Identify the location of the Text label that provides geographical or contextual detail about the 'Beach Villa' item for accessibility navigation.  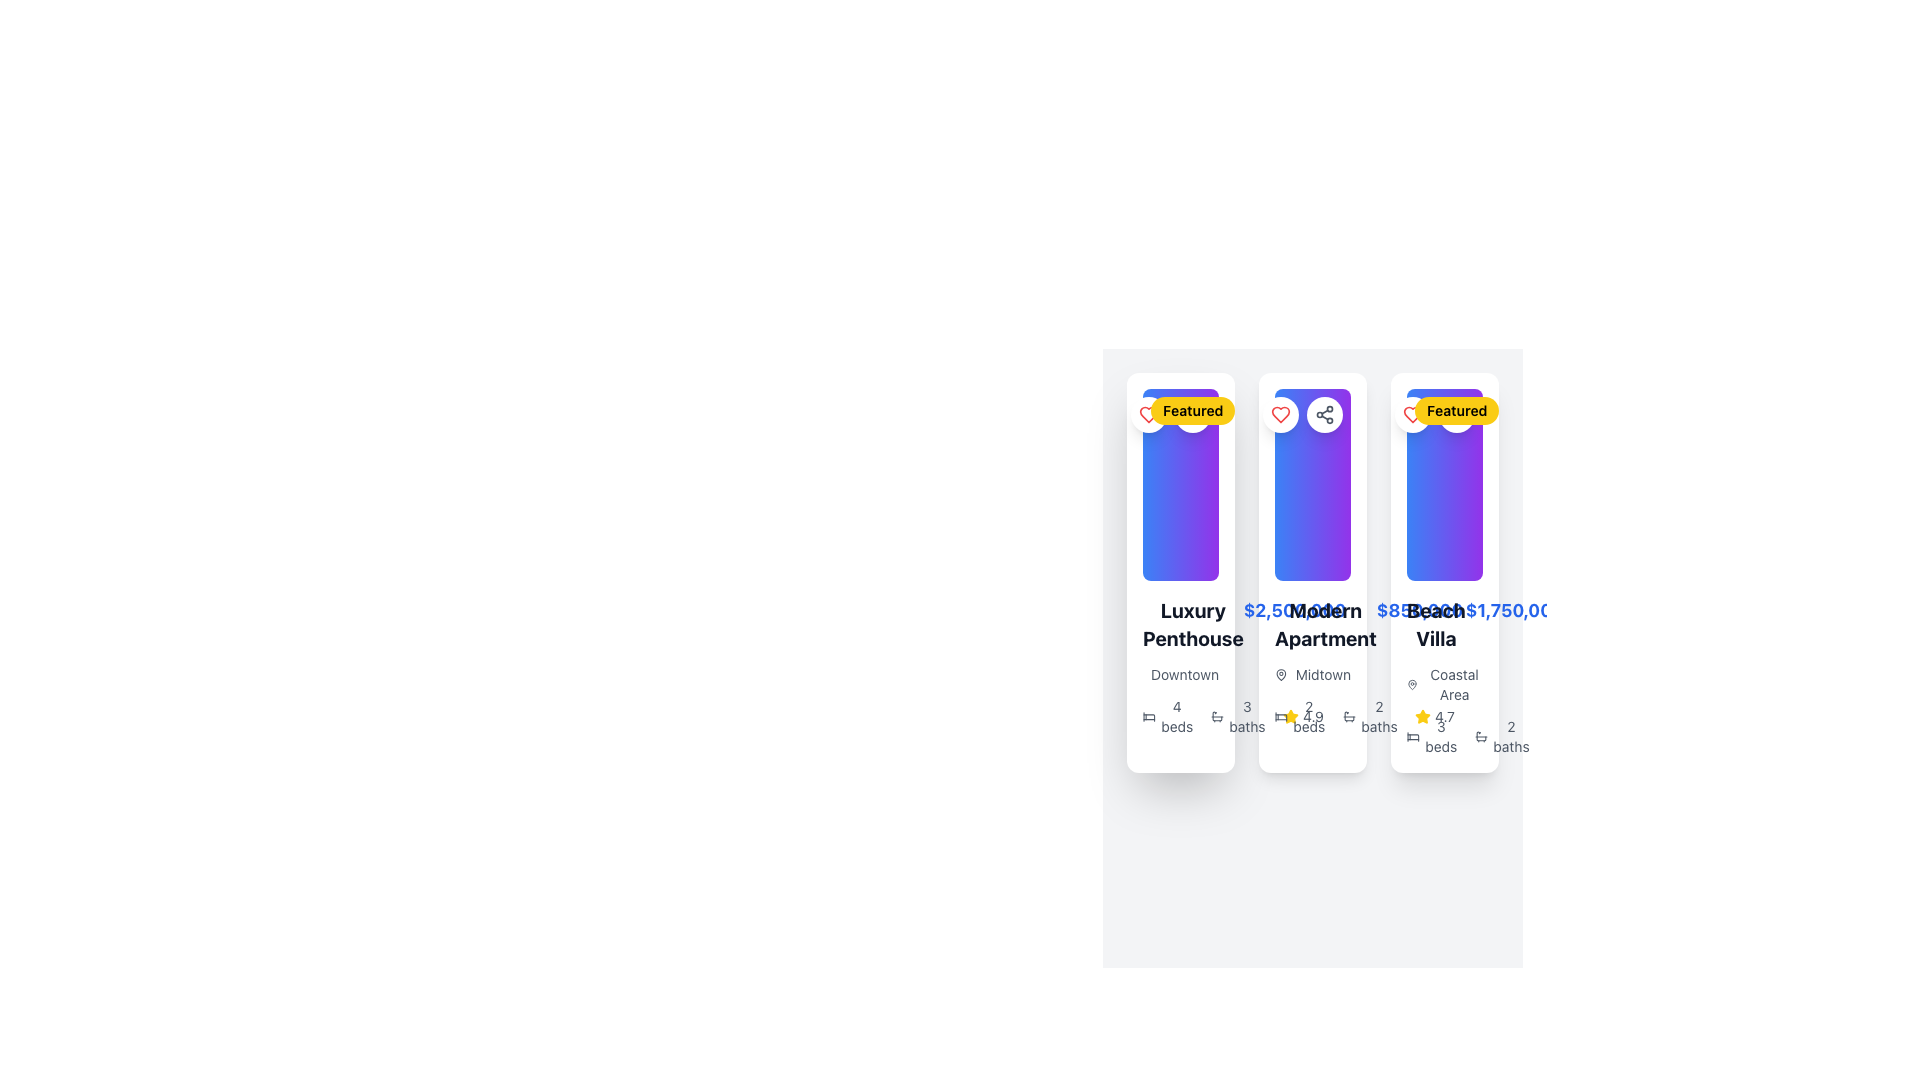
(1454, 684).